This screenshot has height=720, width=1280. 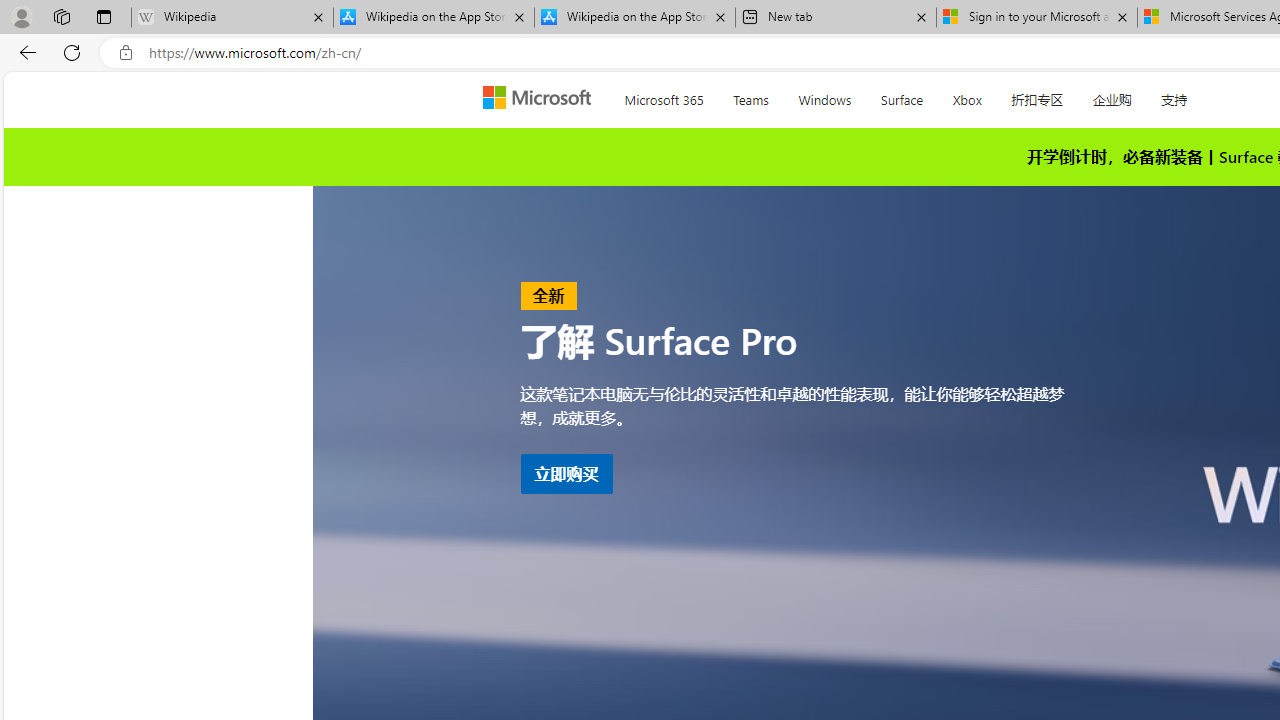 What do you see at coordinates (967, 96) in the screenshot?
I see `'Xbox'` at bounding box center [967, 96].